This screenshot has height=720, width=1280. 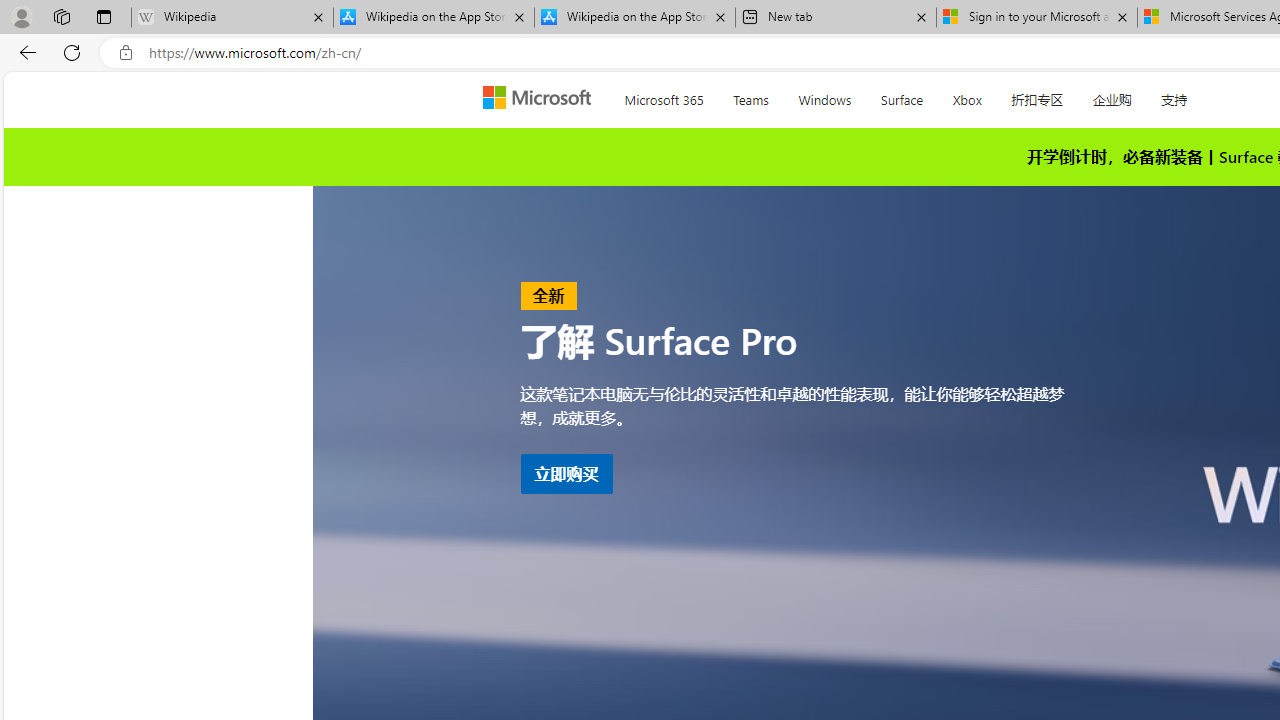 What do you see at coordinates (967, 96) in the screenshot?
I see `'Xbox'` at bounding box center [967, 96].